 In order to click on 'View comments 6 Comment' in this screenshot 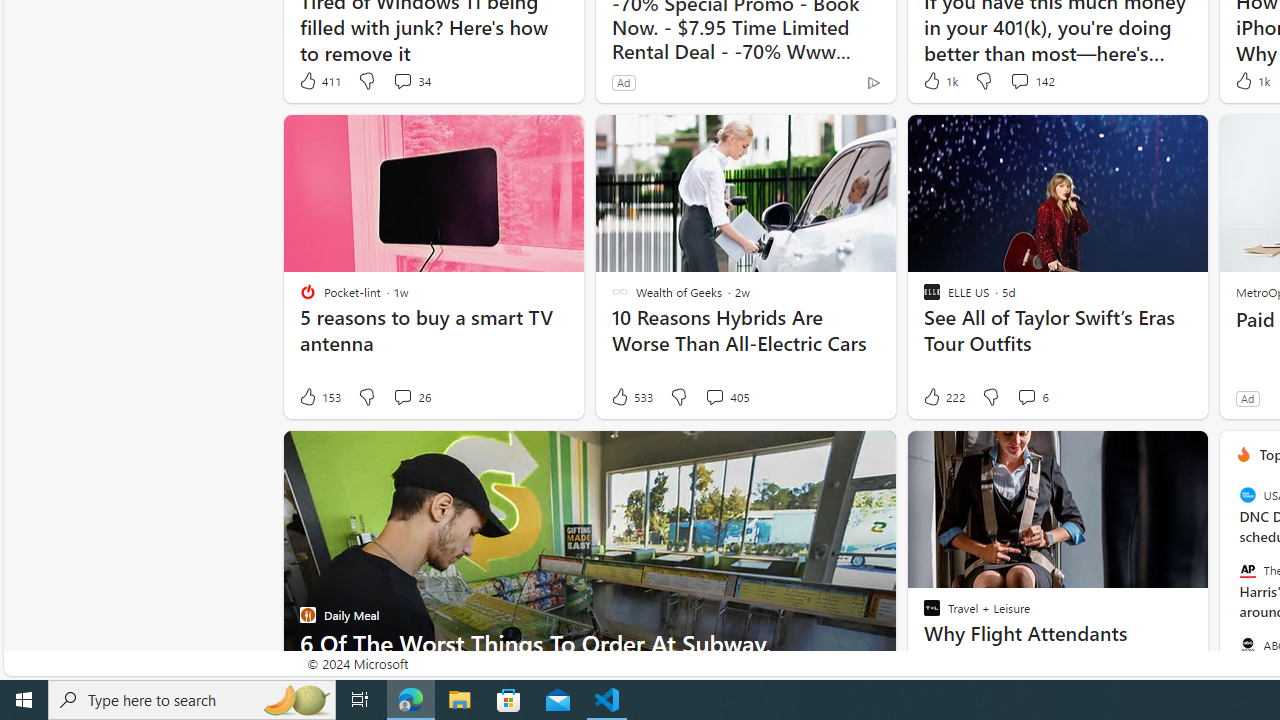, I will do `click(1026, 397)`.